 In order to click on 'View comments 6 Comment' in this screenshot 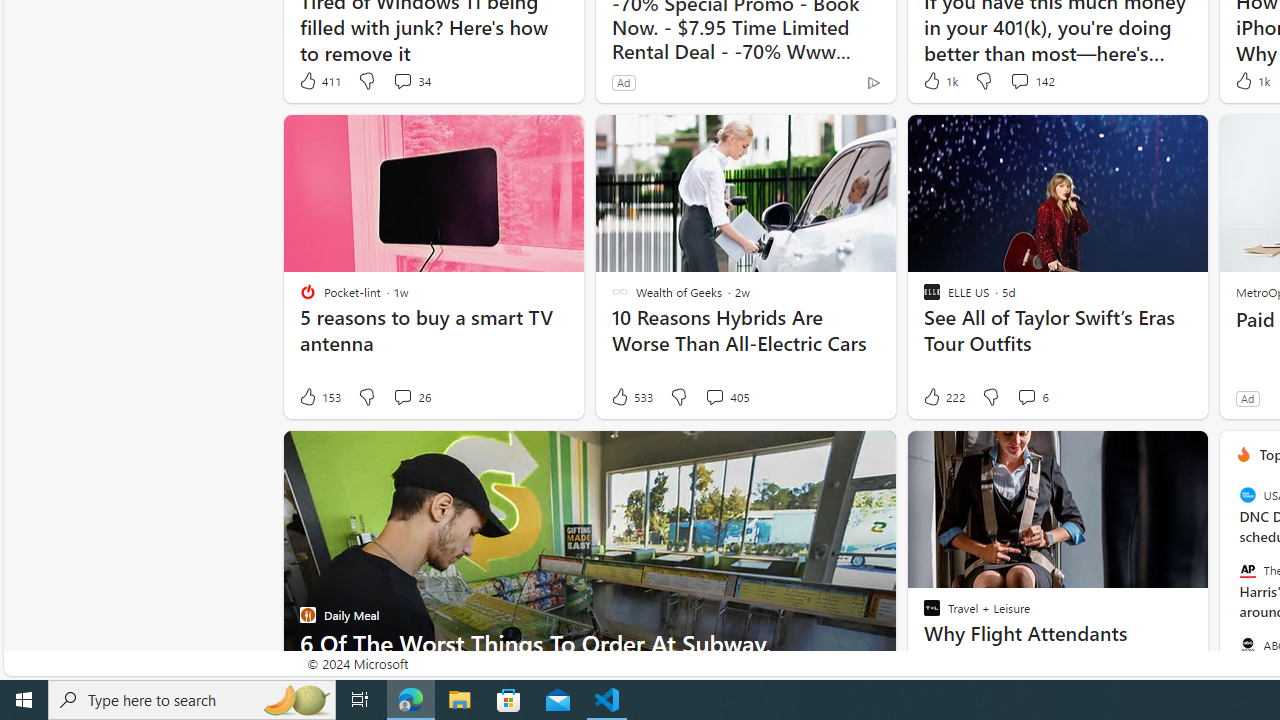, I will do `click(1026, 397)`.